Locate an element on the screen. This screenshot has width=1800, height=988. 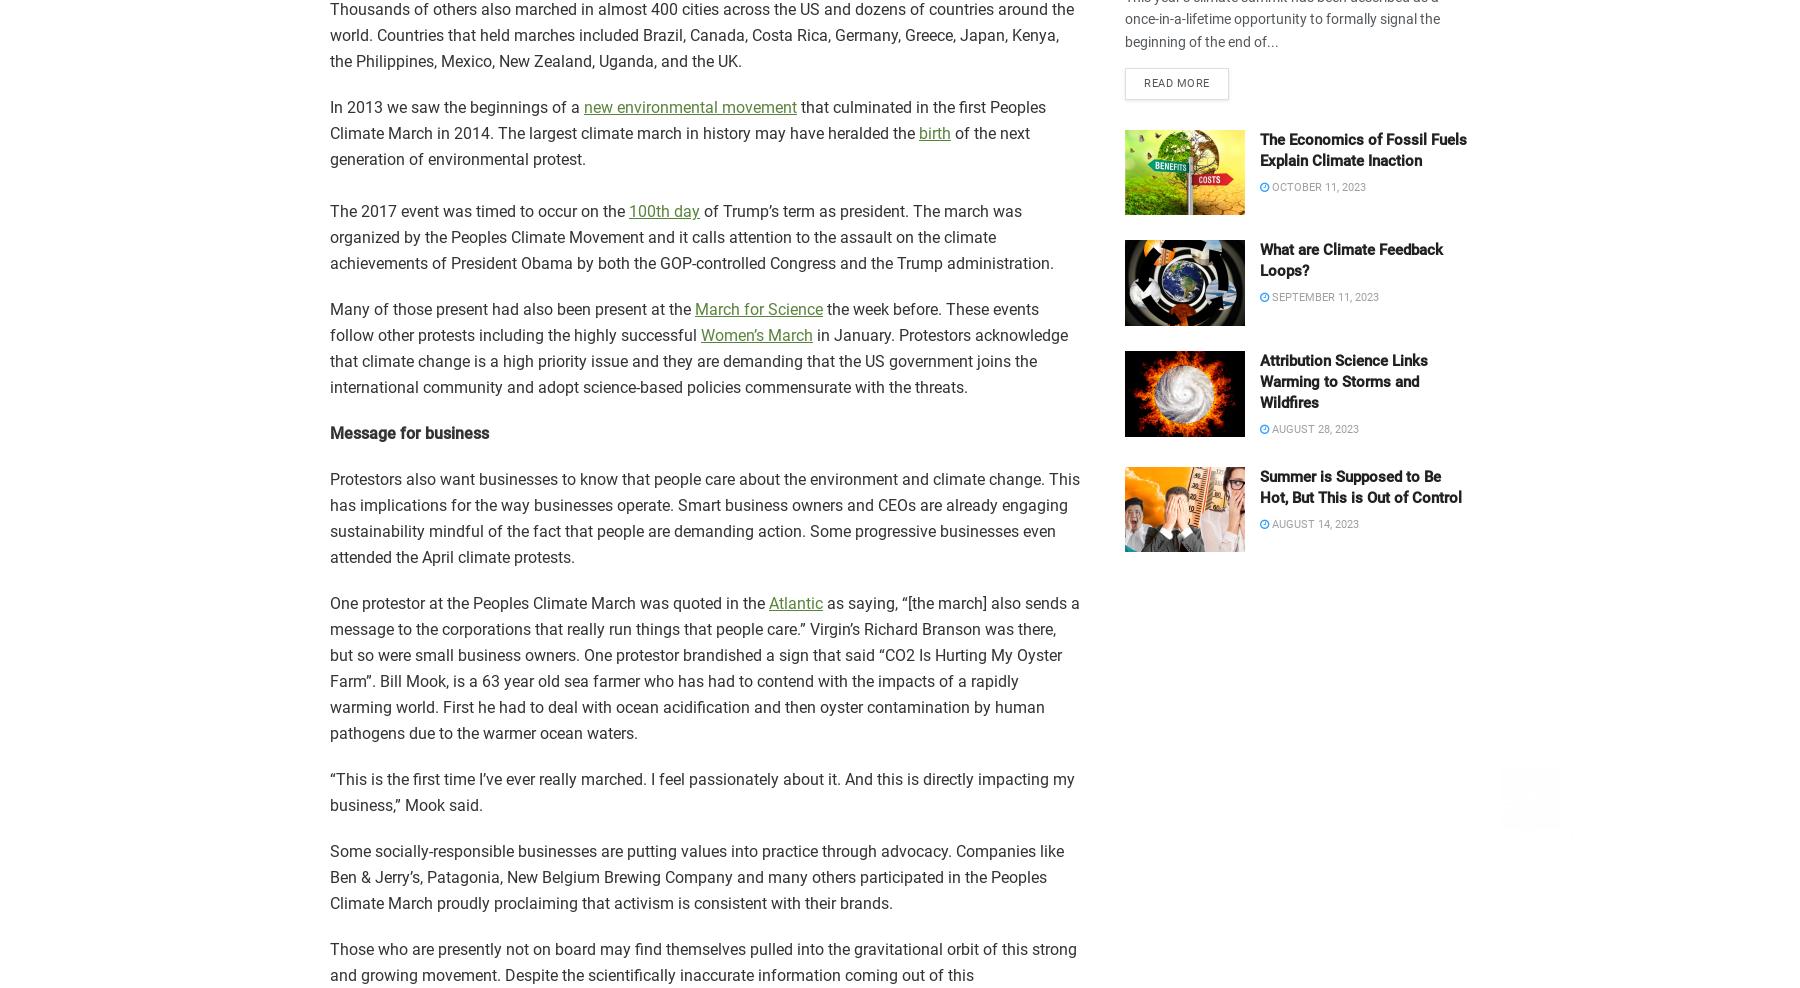
'March for Science' is located at coordinates (758, 308).